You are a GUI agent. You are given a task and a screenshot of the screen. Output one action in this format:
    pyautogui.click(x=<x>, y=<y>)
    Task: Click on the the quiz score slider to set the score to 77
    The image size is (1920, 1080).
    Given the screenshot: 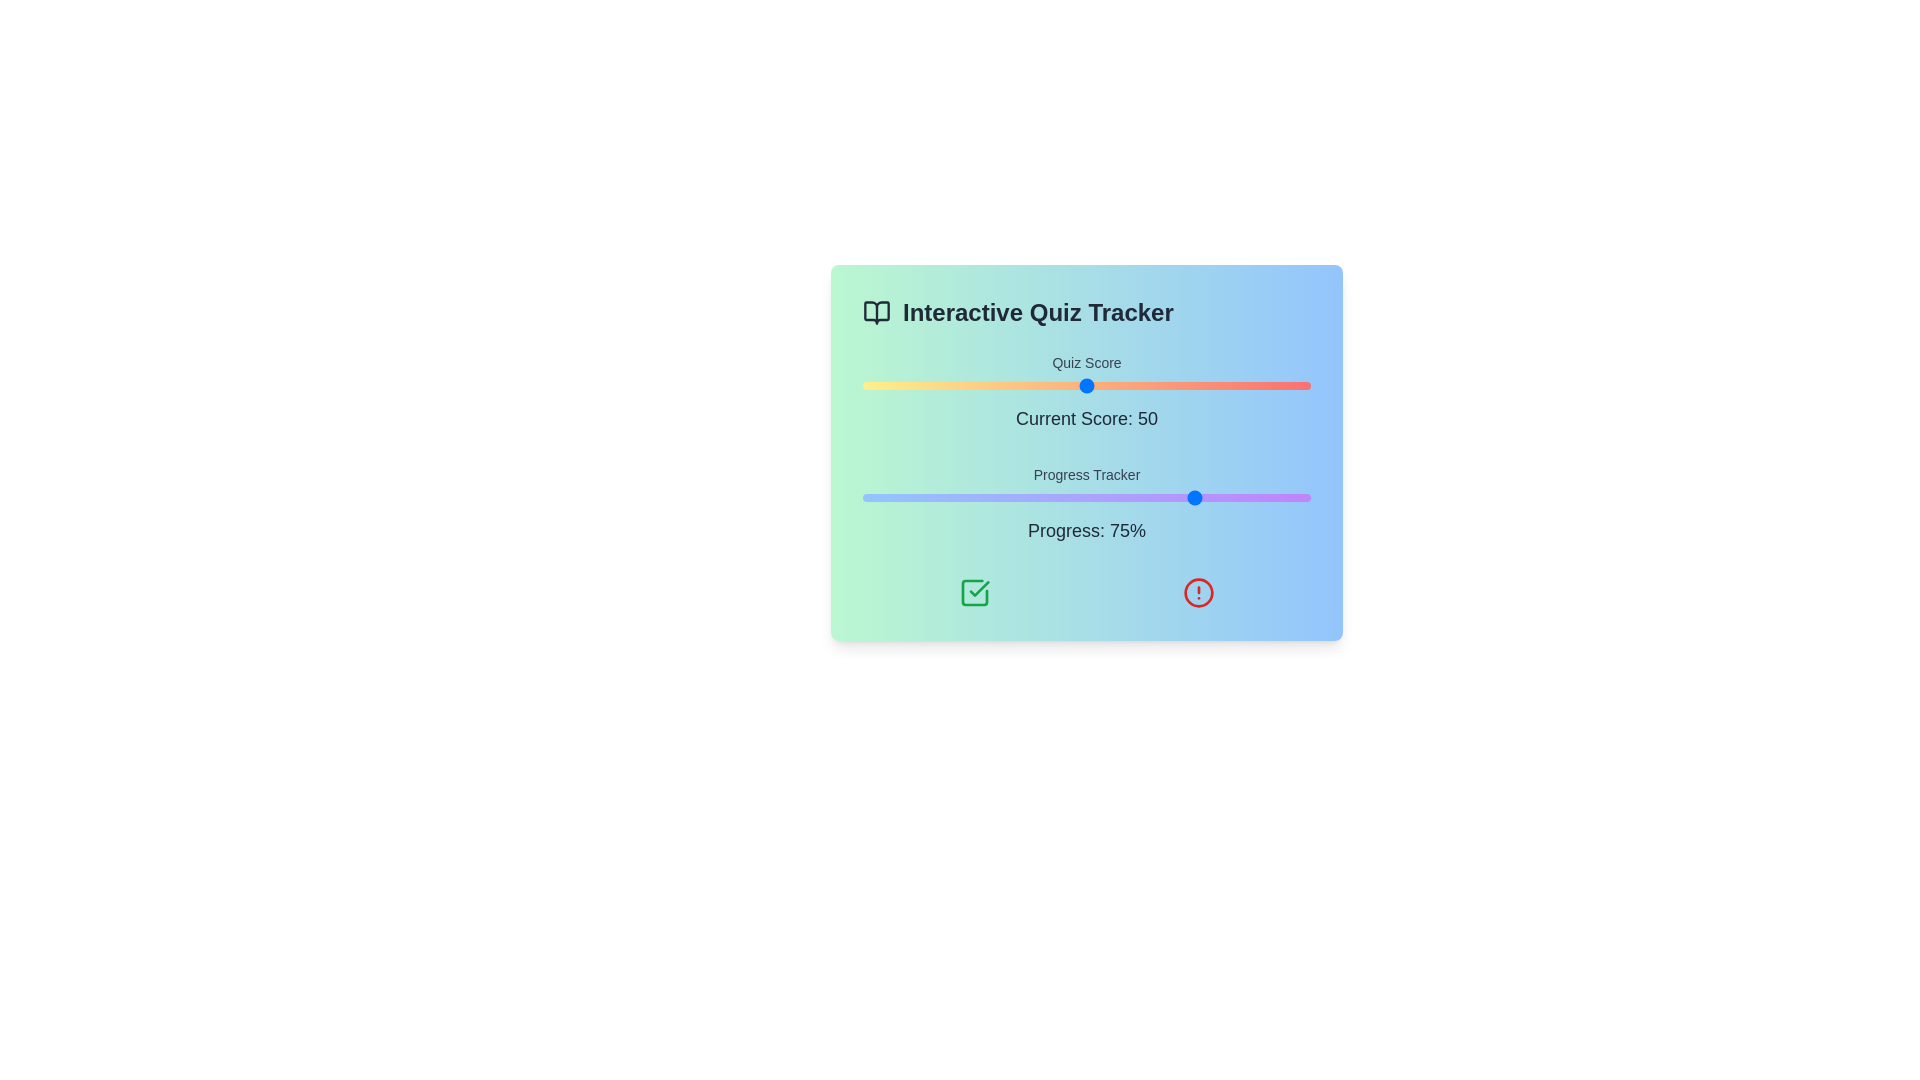 What is the action you would take?
    pyautogui.click(x=1206, y=385)
    